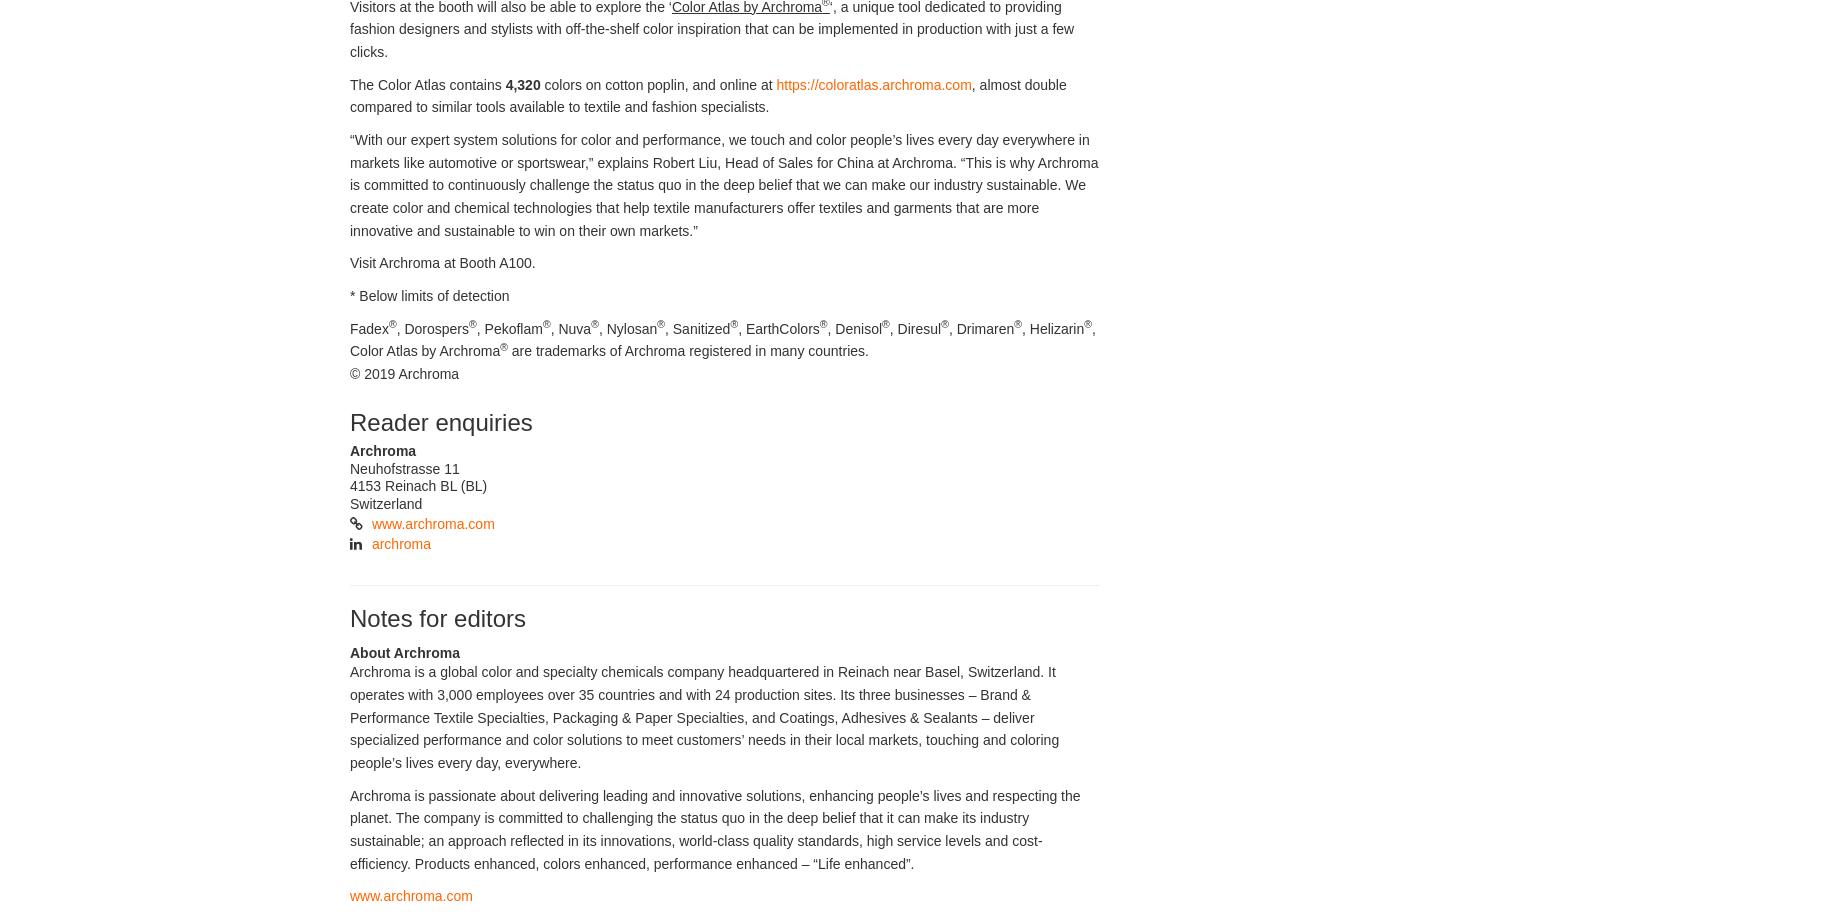  What do you see at coordinates (686, 351) in the screenshot?
I see `'are trademarks of Archroma registered in many countries.'` at bounding box center [686, 351].